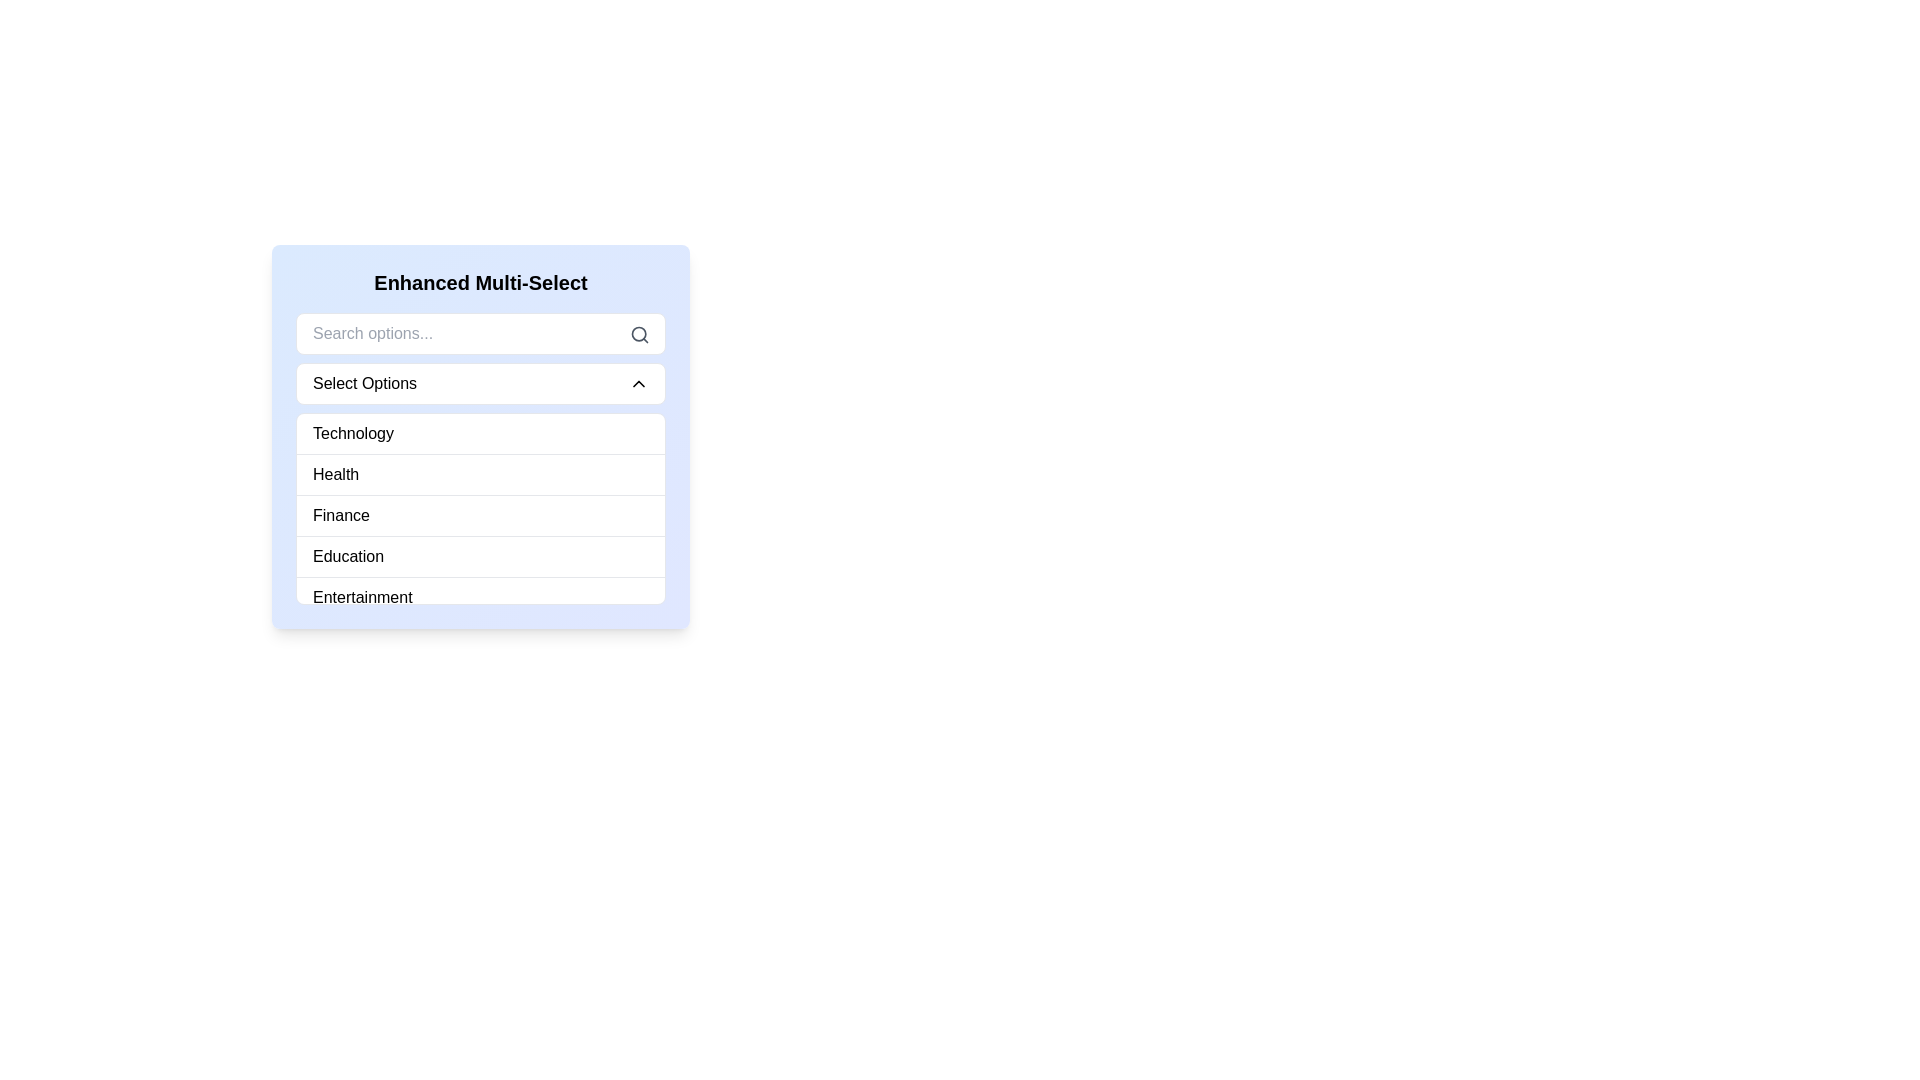  I want to click on the 'Entertainment' category option in the dropdown list, so click(480, 596).